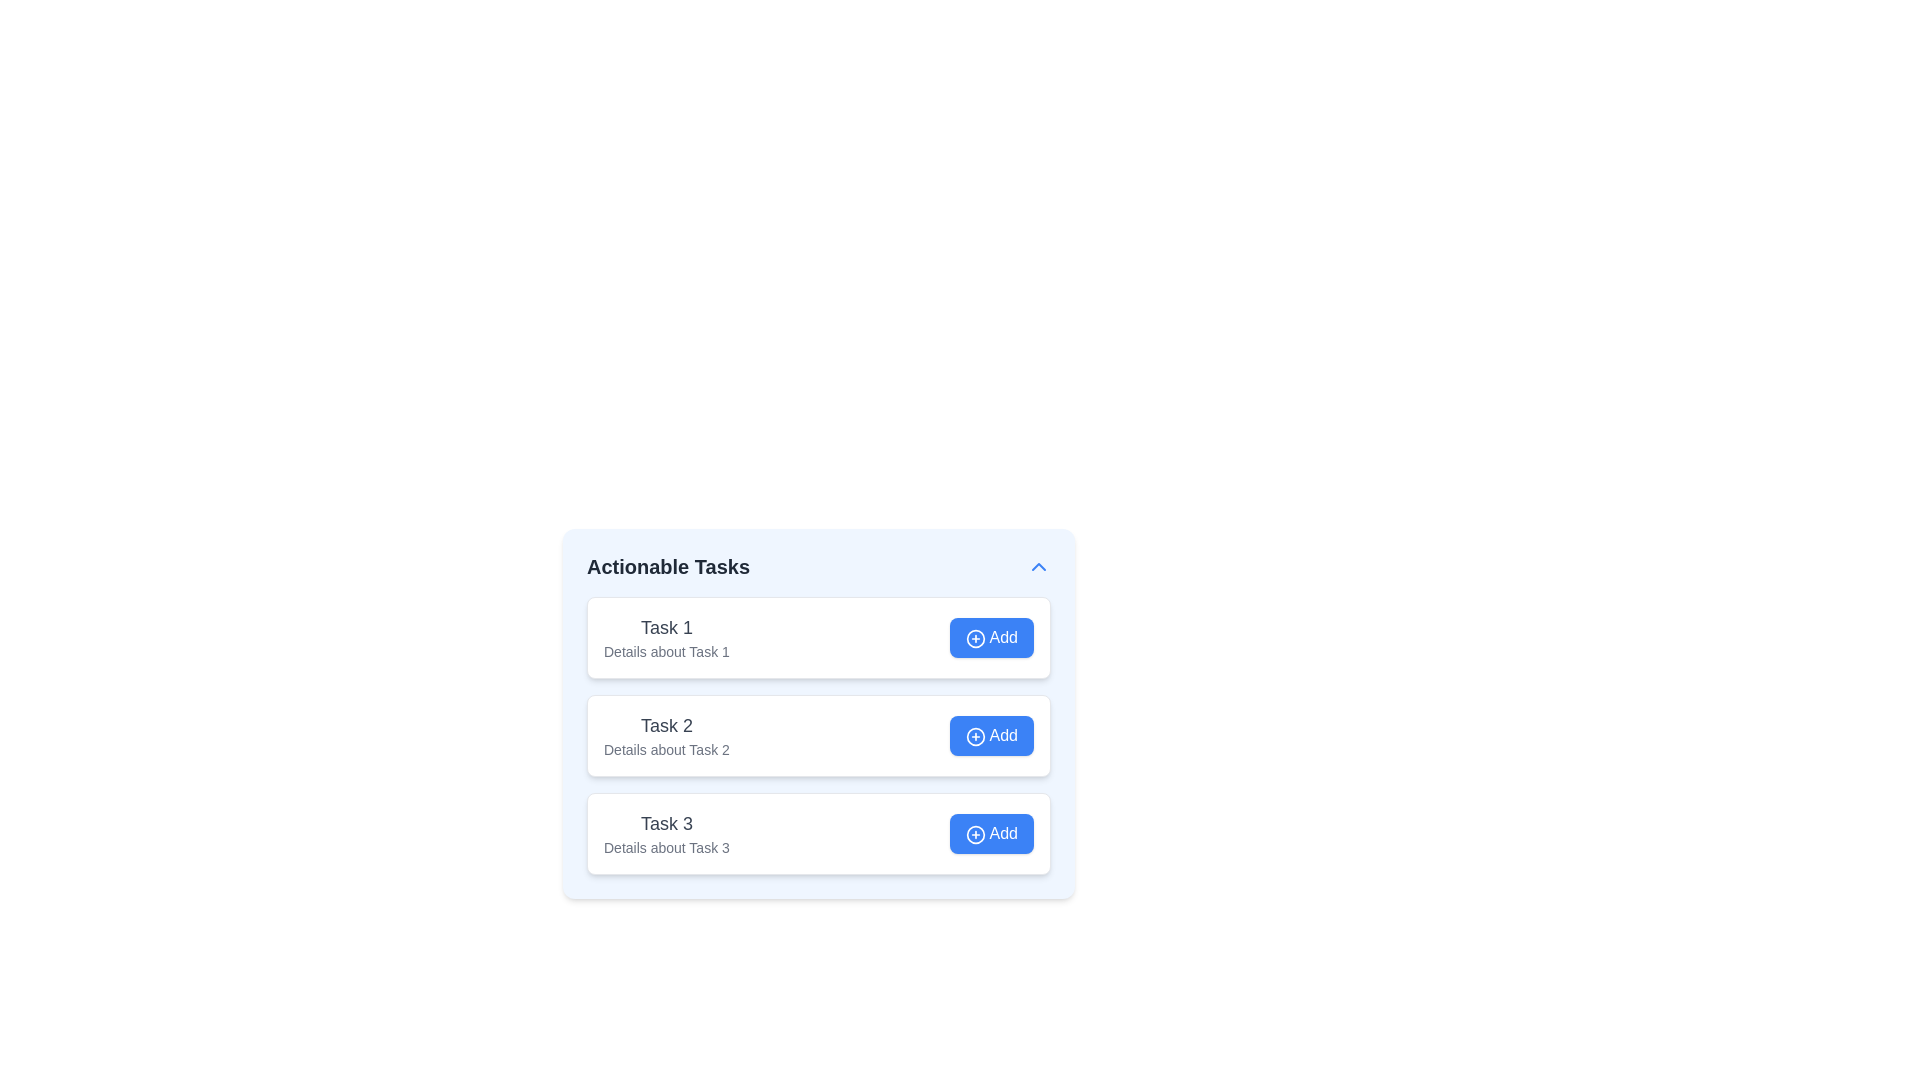 The height and width of the screenshot is (1080, 1920). Describe the element at coordinates (975, 736) in the screenshot. I see `the circular plus icon located at the right end of the 'Add' button within the card for 'Task 2' in the 'Actionable Tasks' section` at that location.